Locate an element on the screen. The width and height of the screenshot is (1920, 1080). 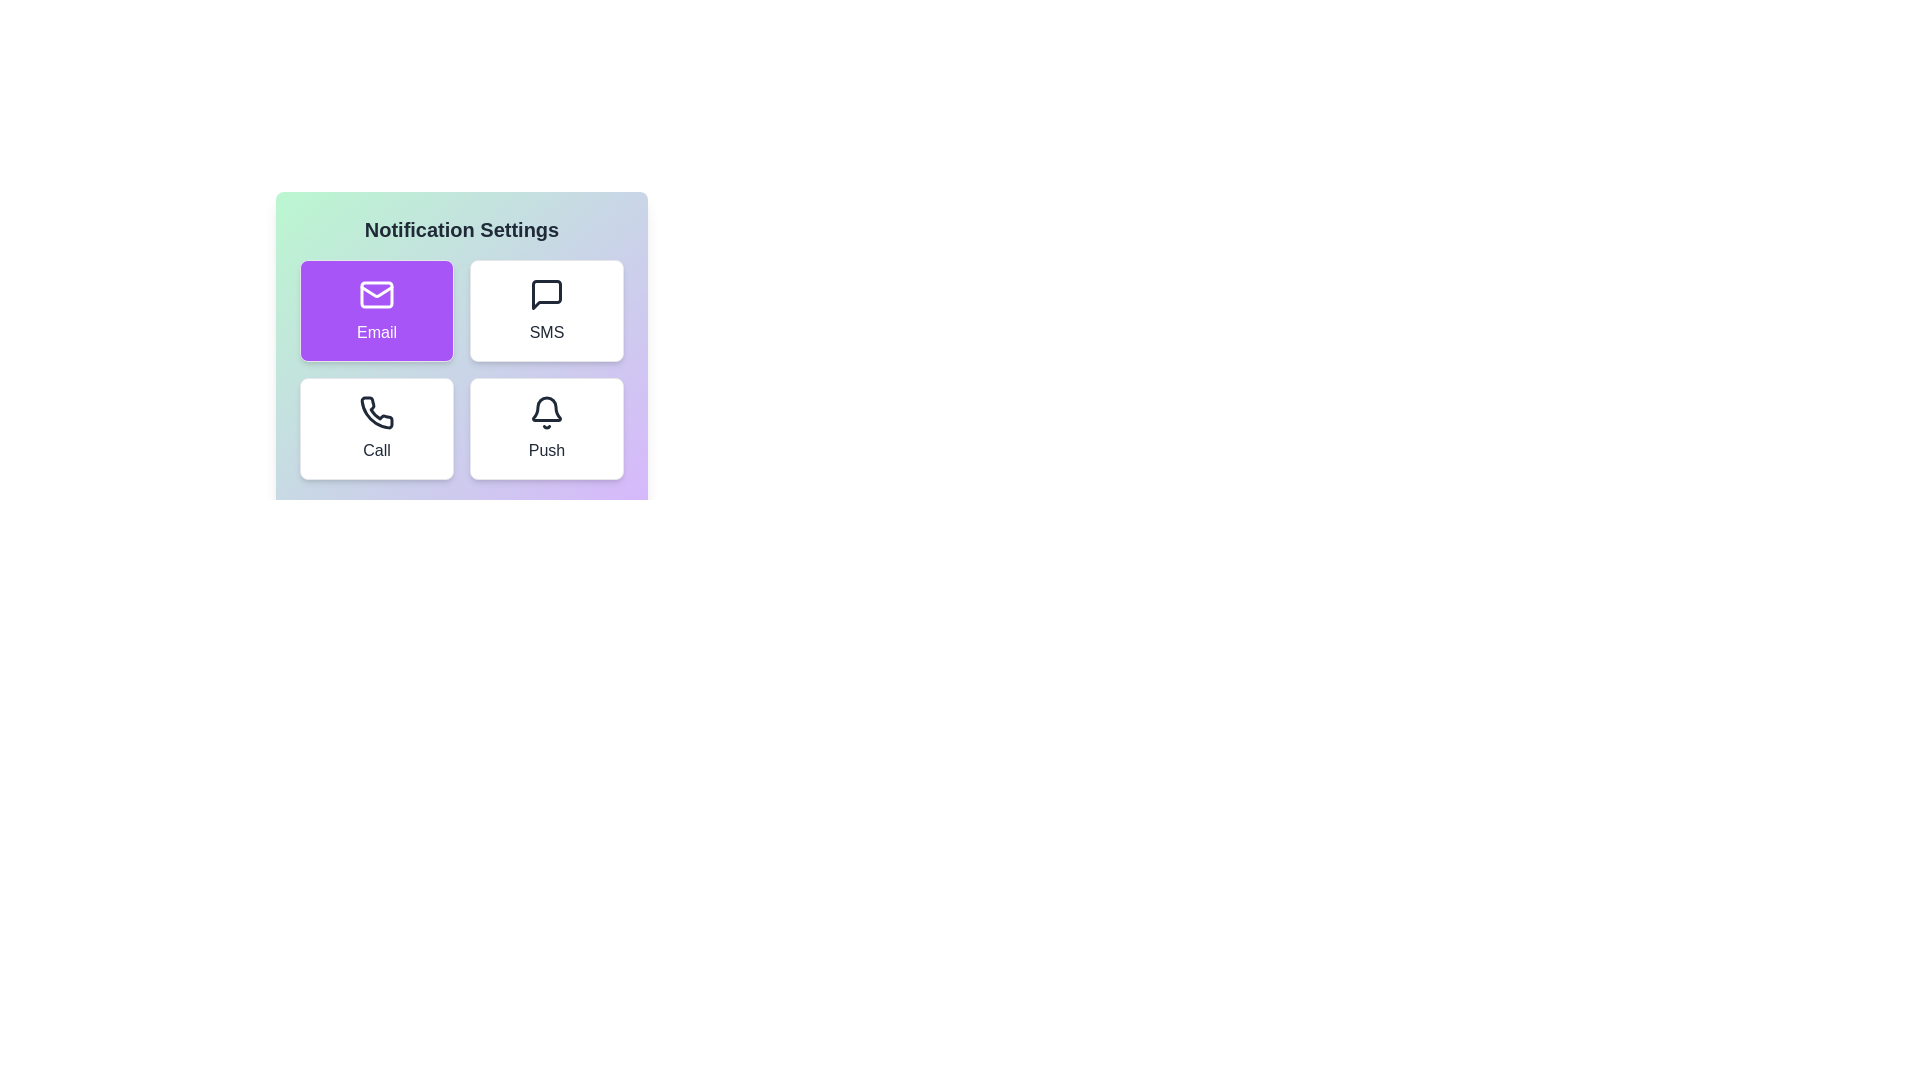
the SMS notification button to observe the hover effect is located at coordinates (547, 311).